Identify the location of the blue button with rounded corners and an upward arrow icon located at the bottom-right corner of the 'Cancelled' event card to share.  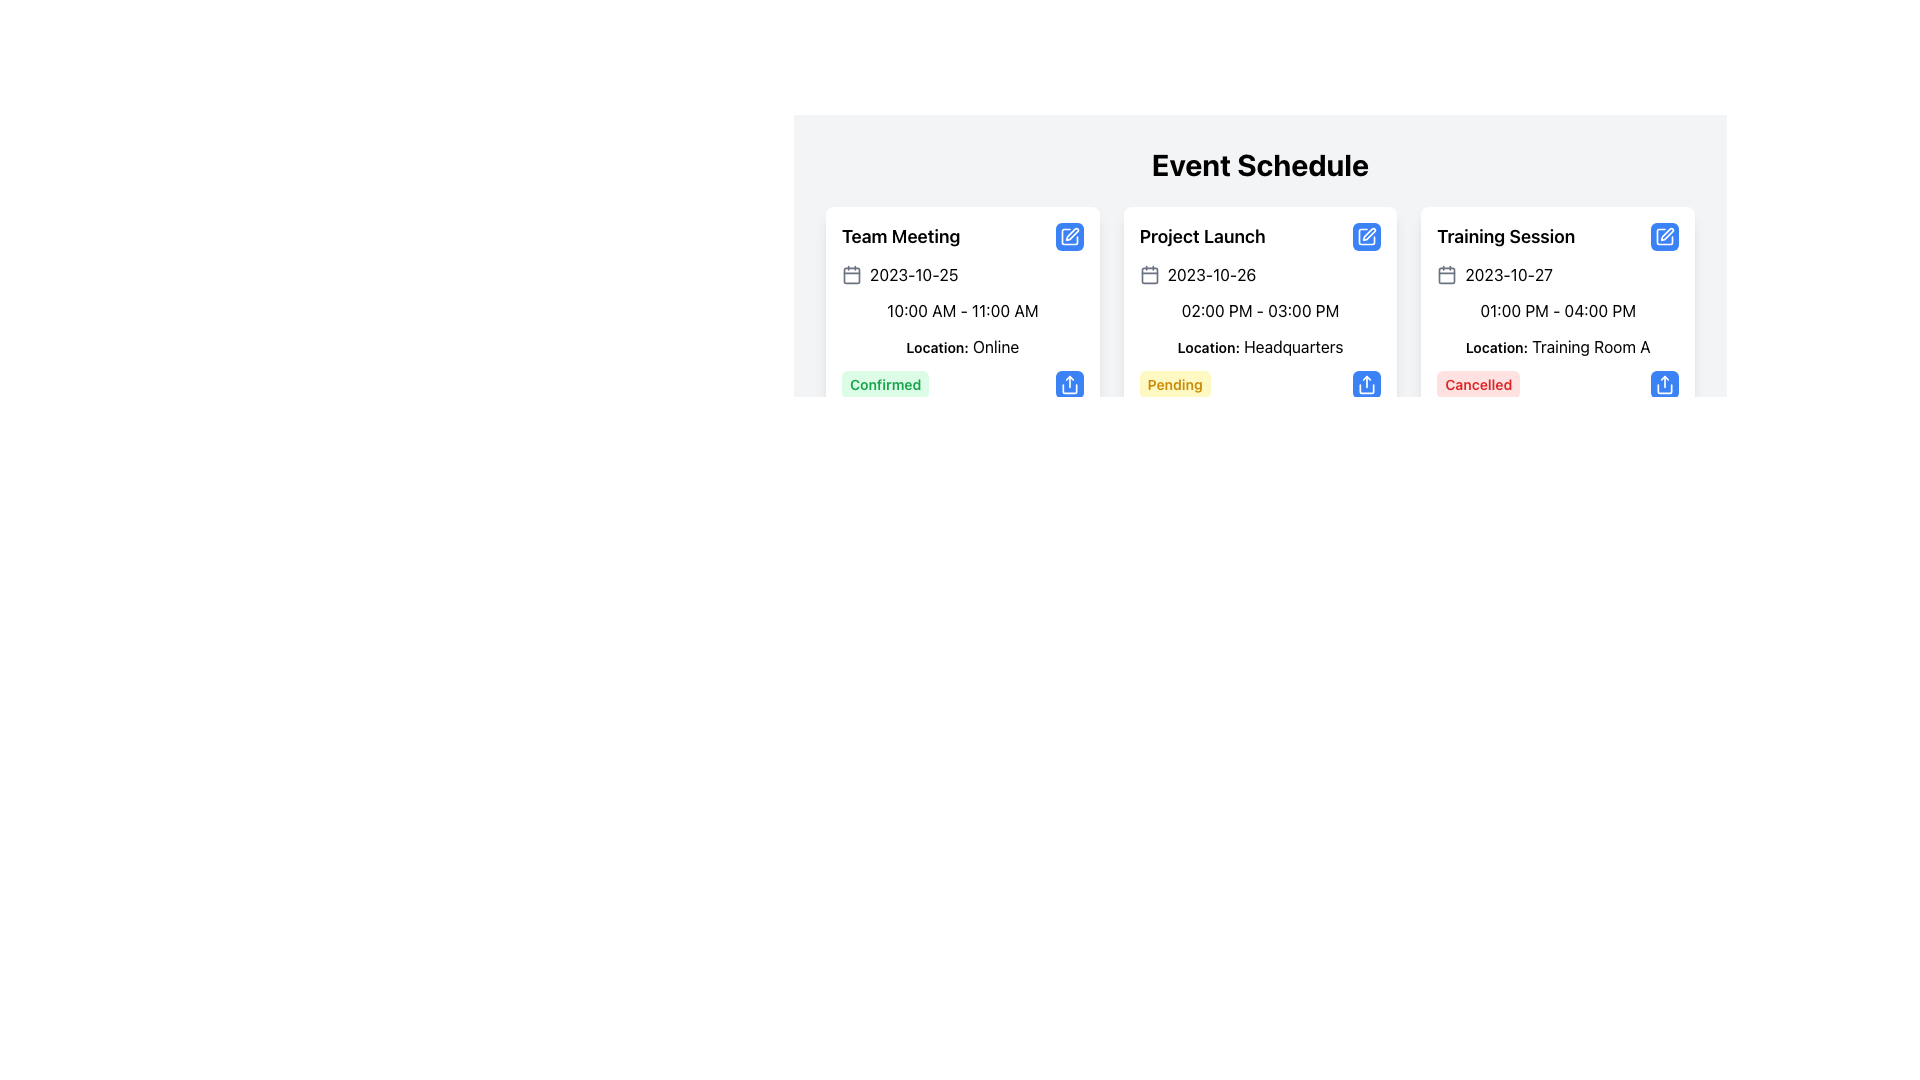
(1665, 385).